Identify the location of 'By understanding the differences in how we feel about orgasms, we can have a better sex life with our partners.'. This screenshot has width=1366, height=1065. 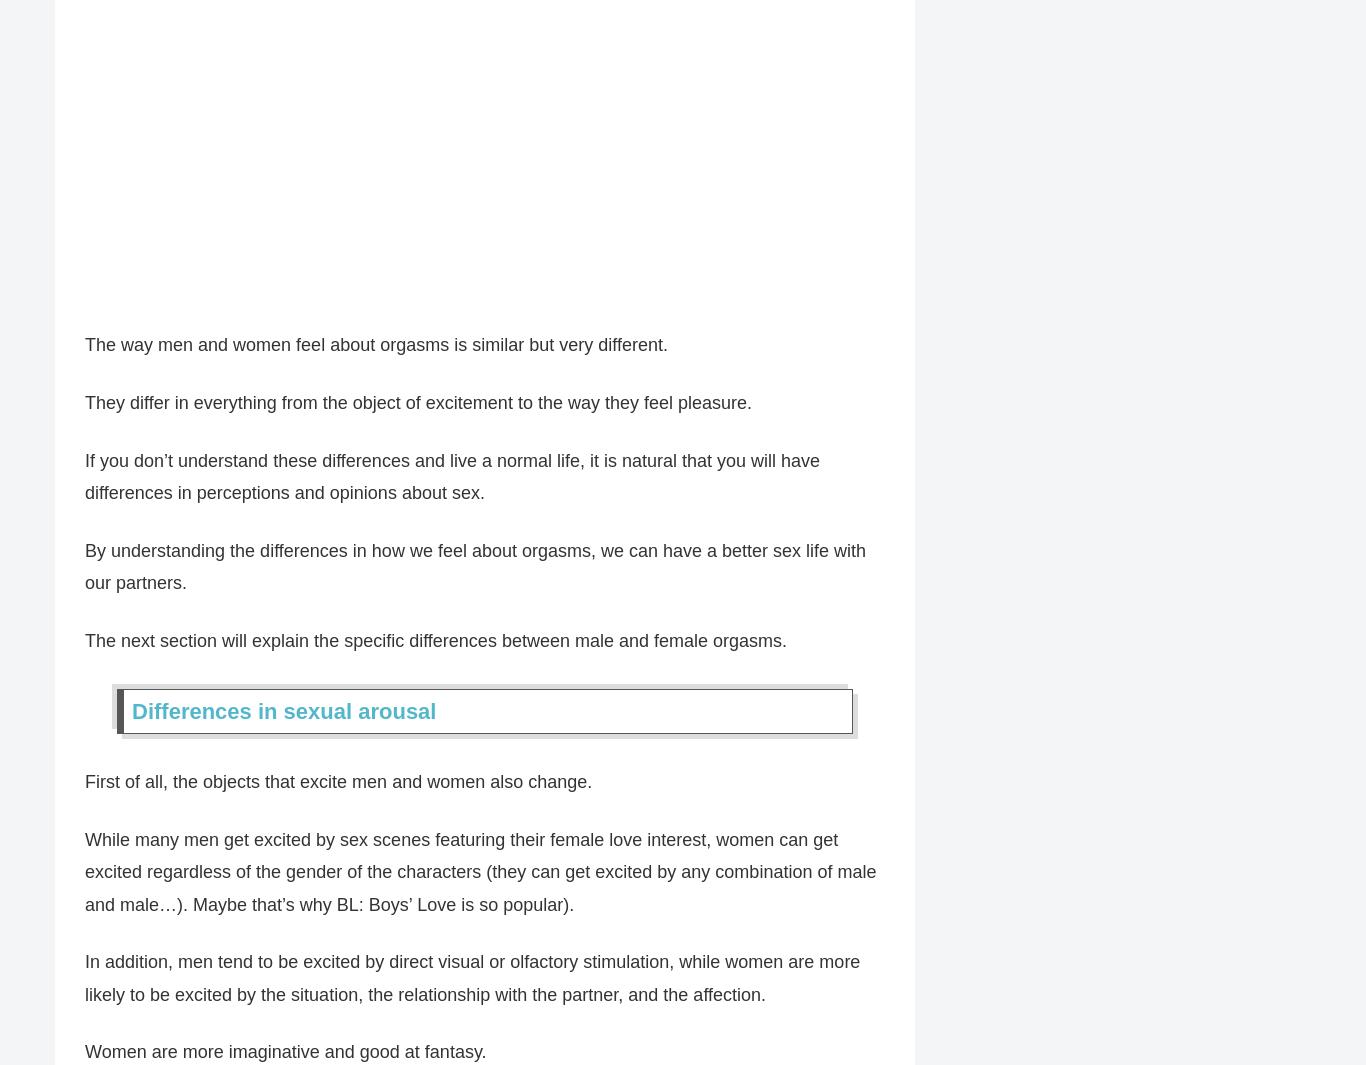
(475, 567).